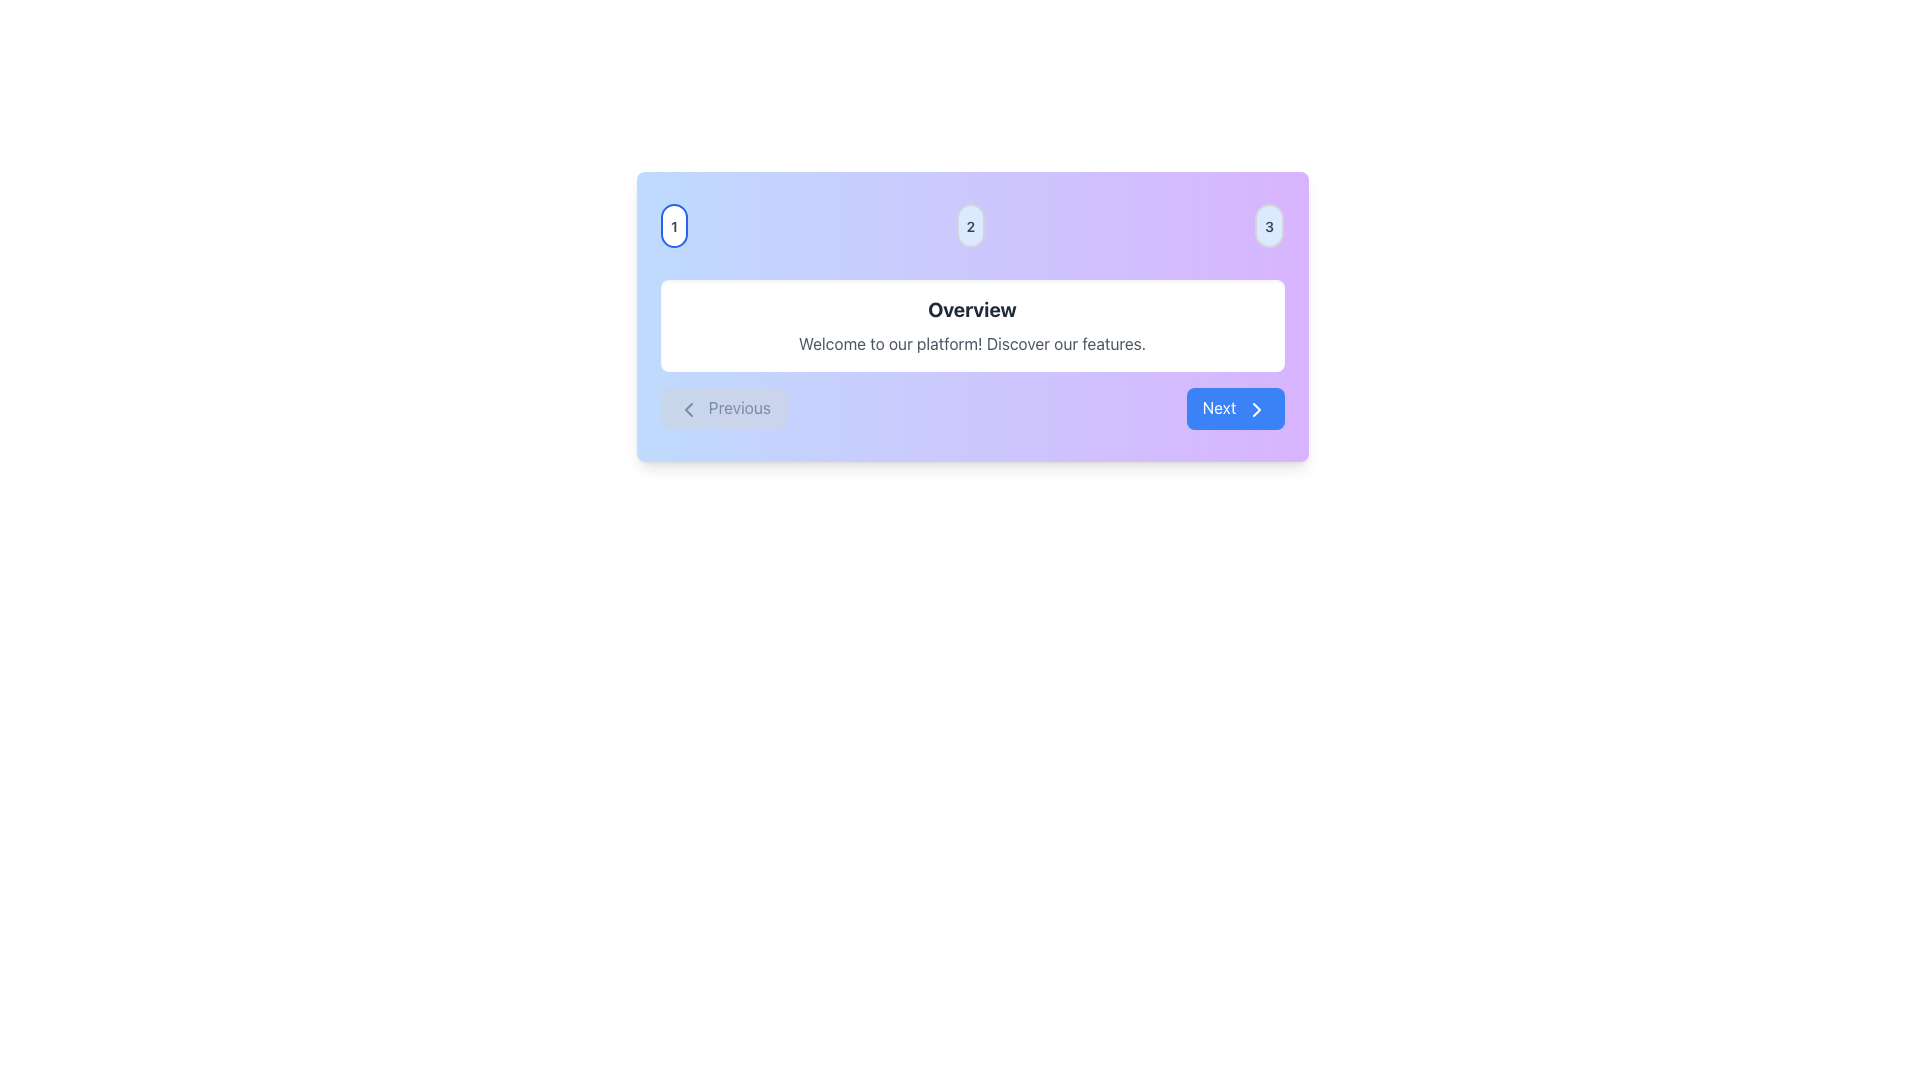  What do you see at coordinates (673, 225) in the screenshot?
I see `the numeral '1' displayed in a small, bold font and gray color, located in the center of the leftmost rounded button in the horizontal navigation bar` at bounding box center [673, 225].